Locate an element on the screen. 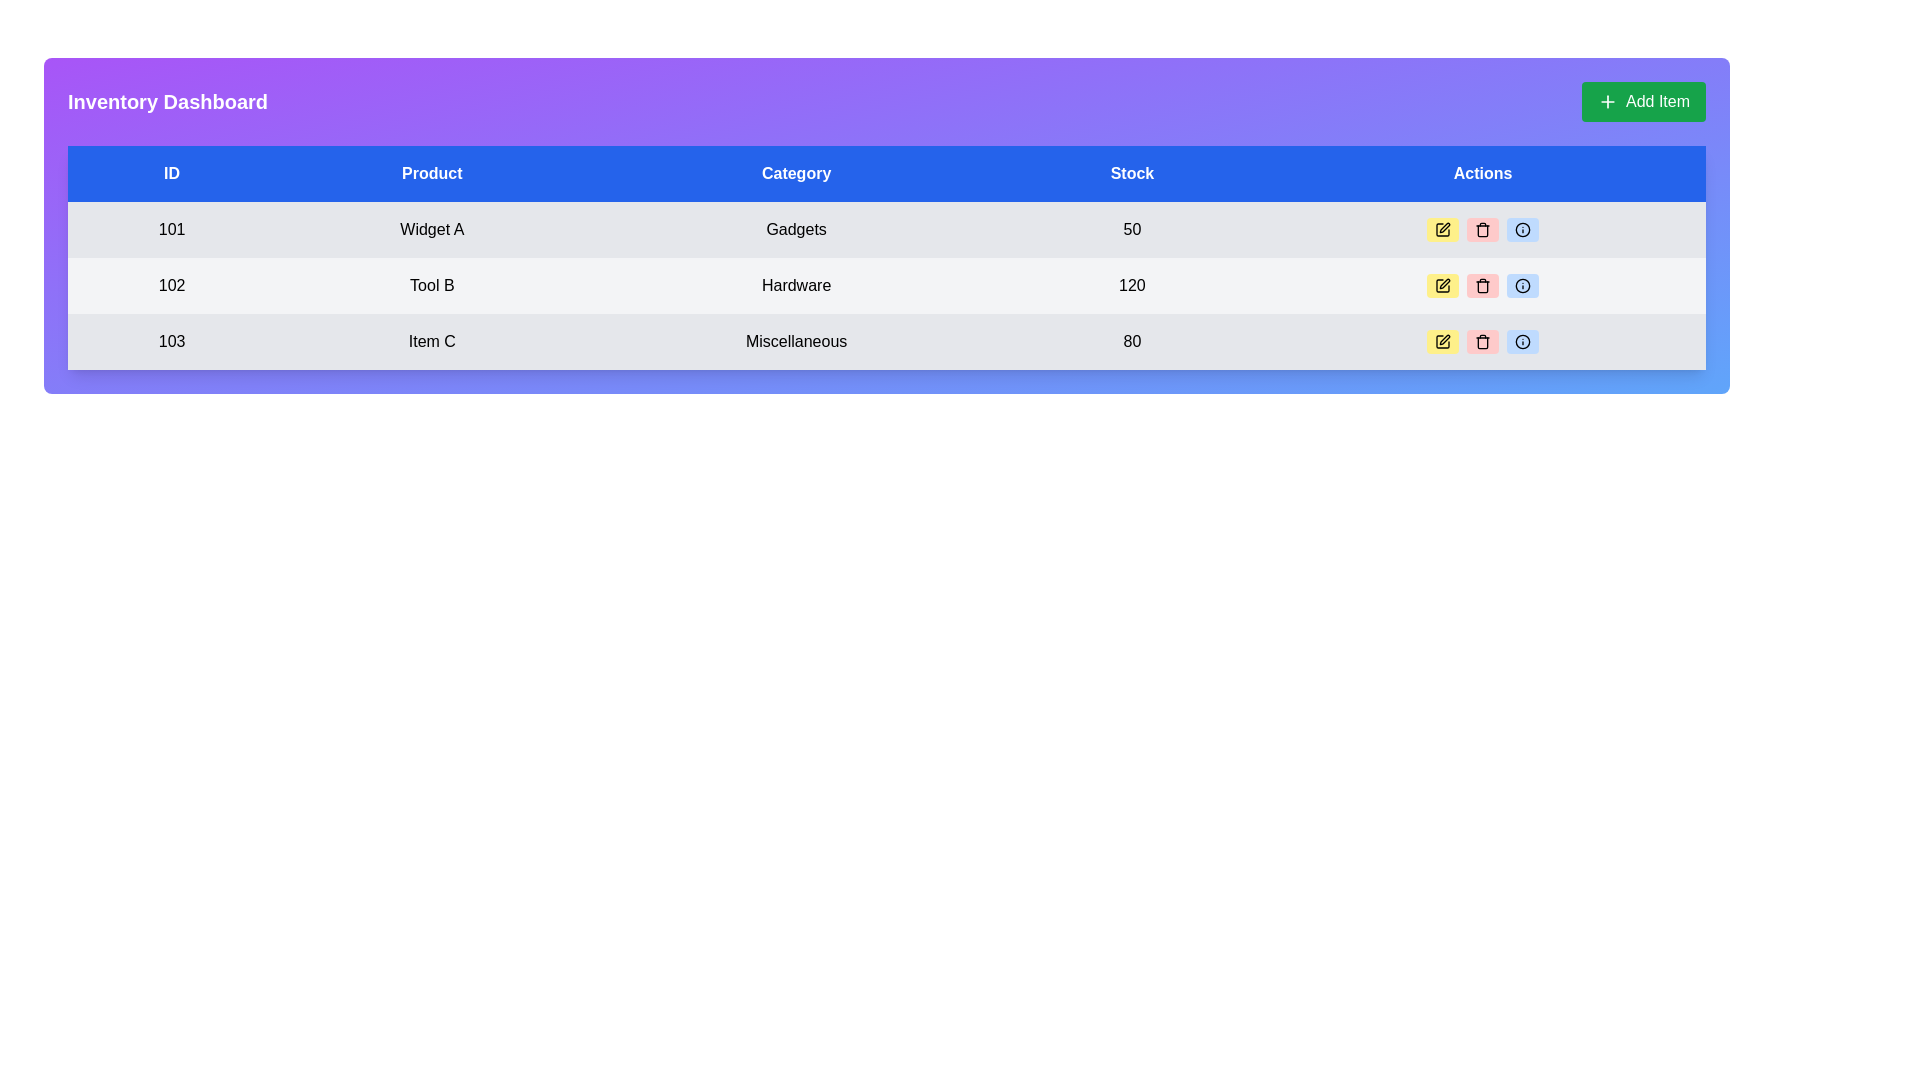 Image resolution: width=1920 pixels, height=1080 pixels. the non-interactive text label indicating the product name, located in the second column of the first data row under the 'Product' header is located at coordinates (431, 229).